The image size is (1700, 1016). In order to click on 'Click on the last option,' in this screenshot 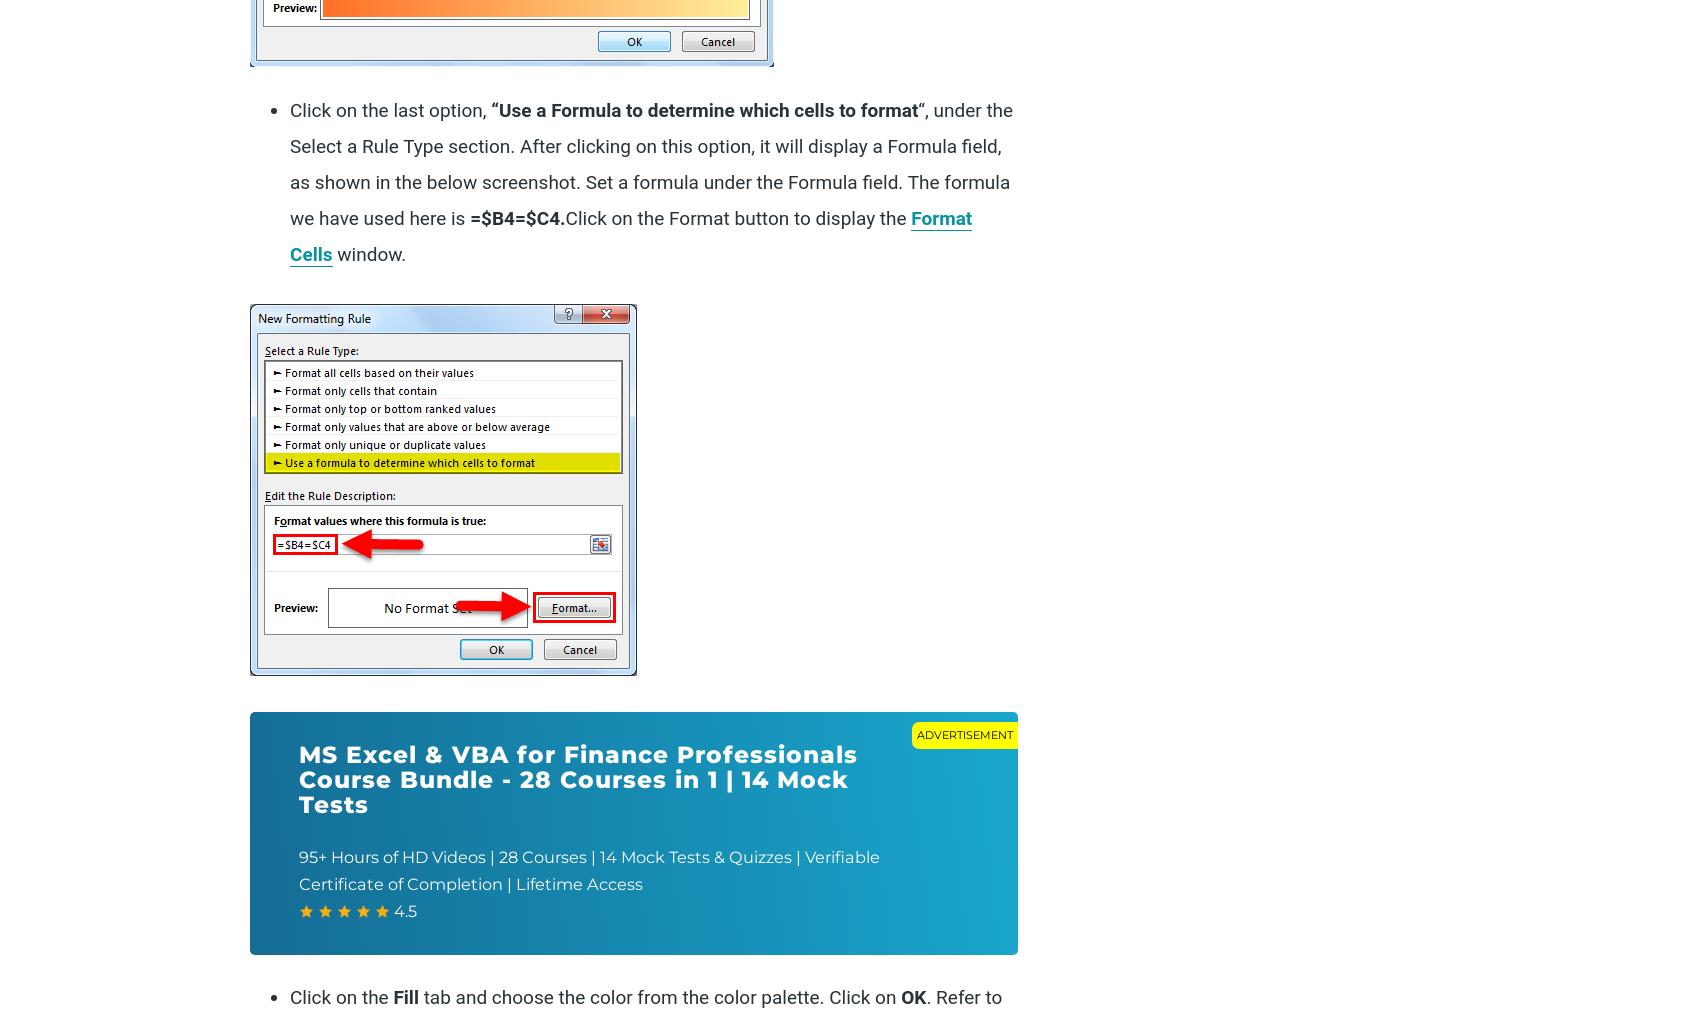, I will do `click(290, 109)`.